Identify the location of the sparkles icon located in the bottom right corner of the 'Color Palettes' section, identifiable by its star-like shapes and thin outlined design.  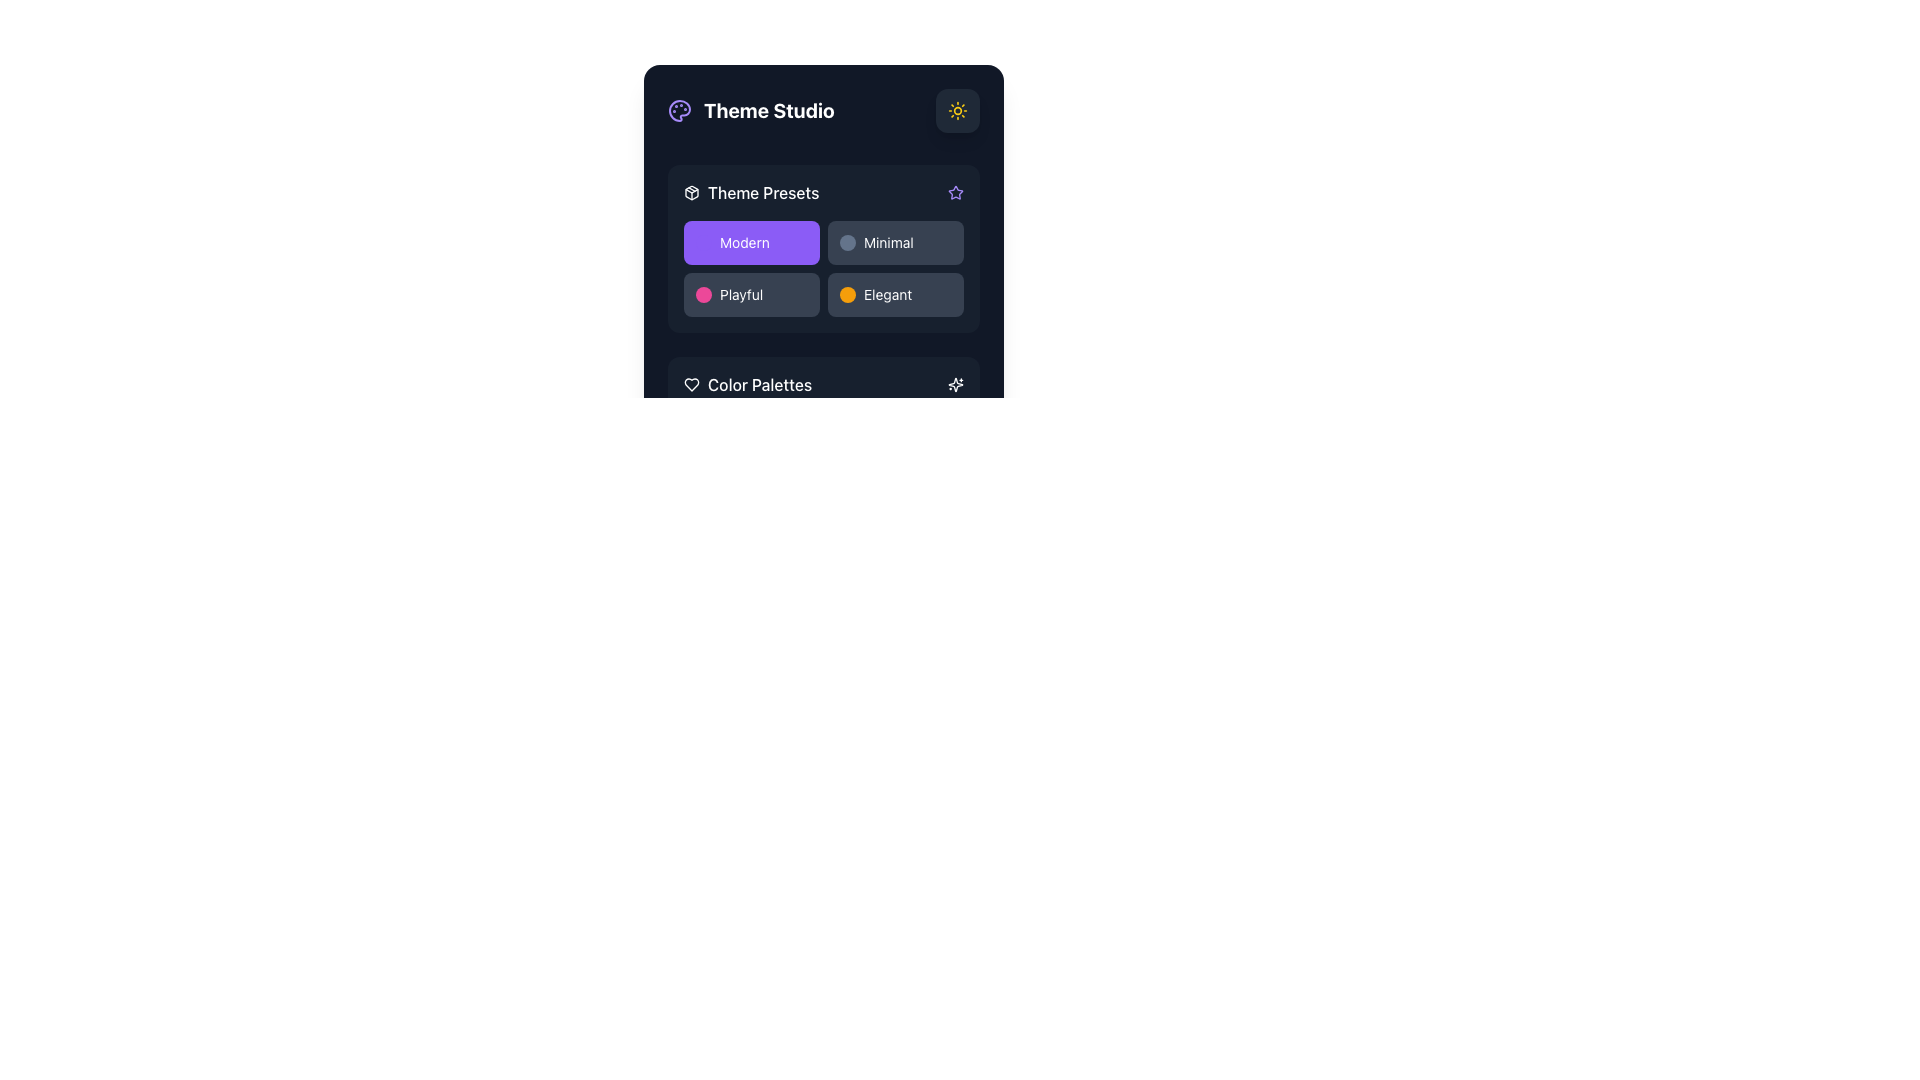
(954, 385).